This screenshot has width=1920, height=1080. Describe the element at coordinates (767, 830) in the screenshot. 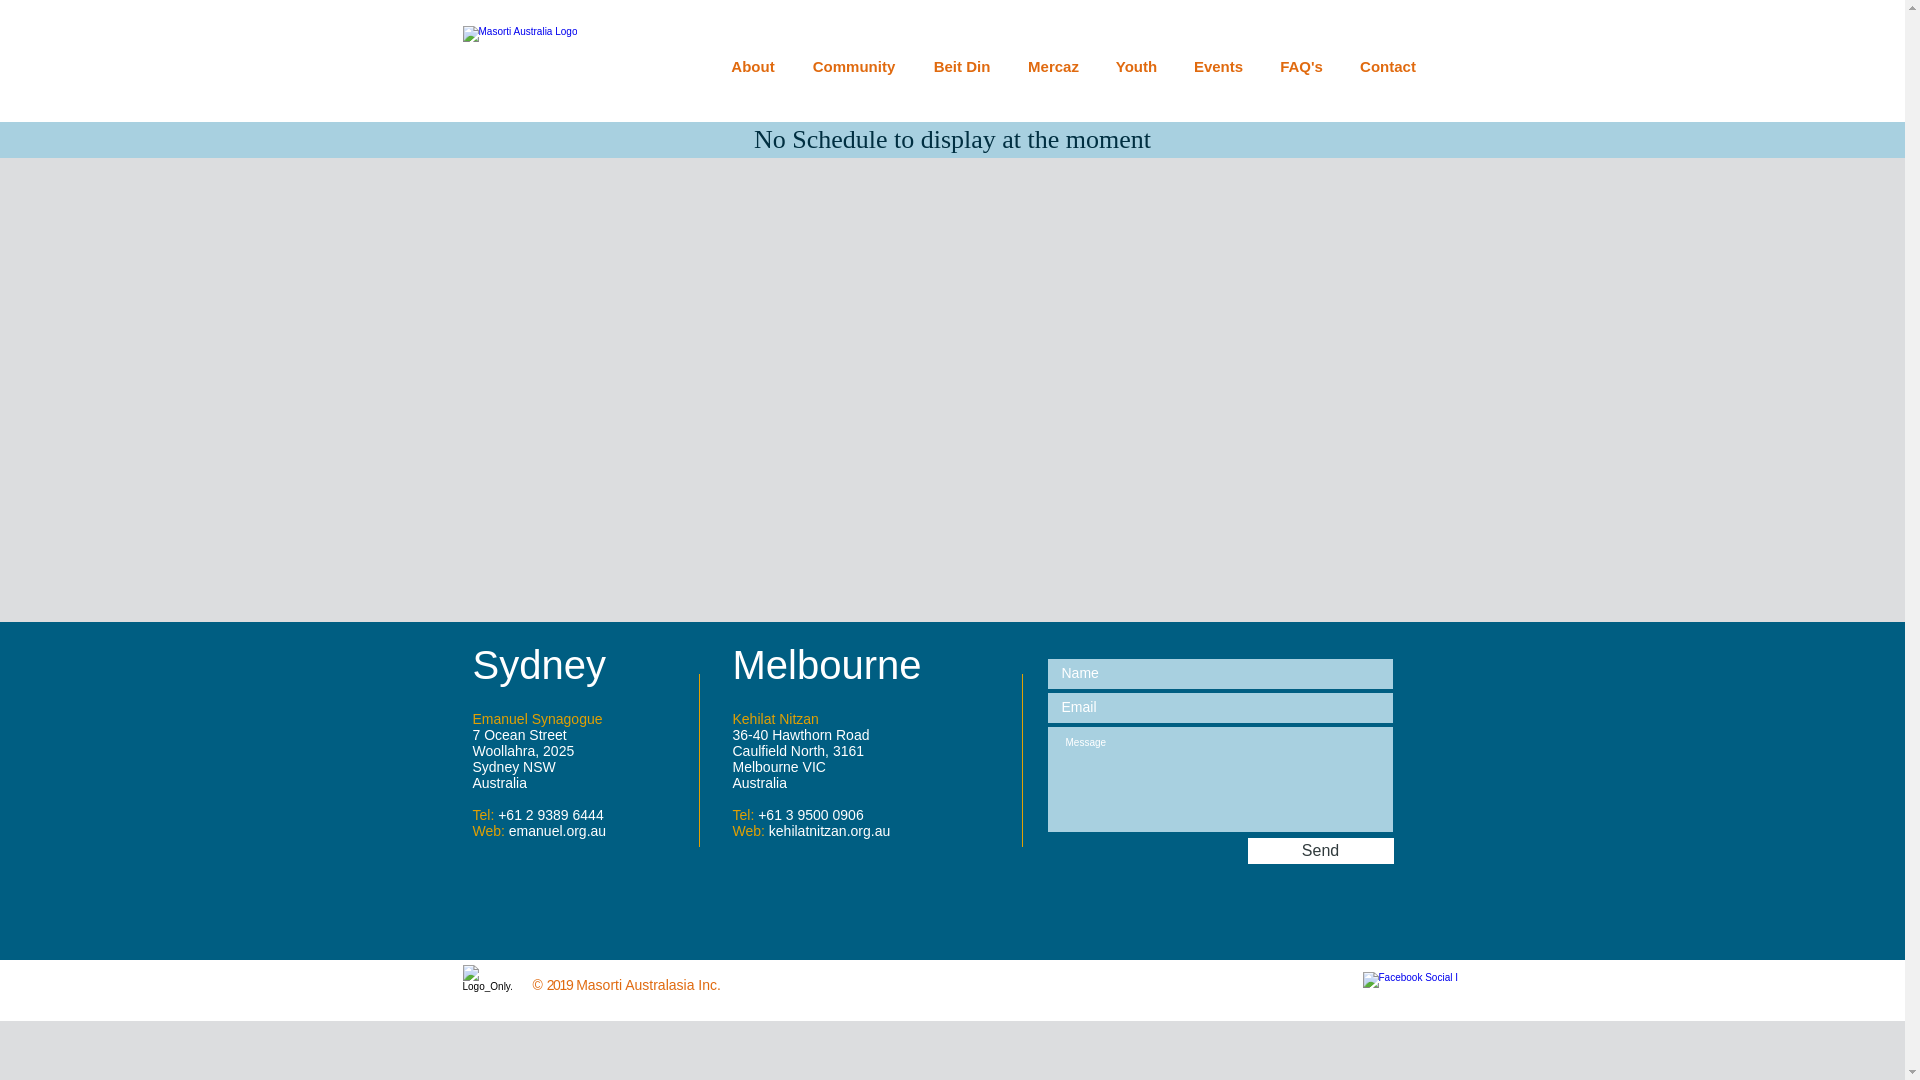

I see `'kehilatnitzan.org.au'` at that location.